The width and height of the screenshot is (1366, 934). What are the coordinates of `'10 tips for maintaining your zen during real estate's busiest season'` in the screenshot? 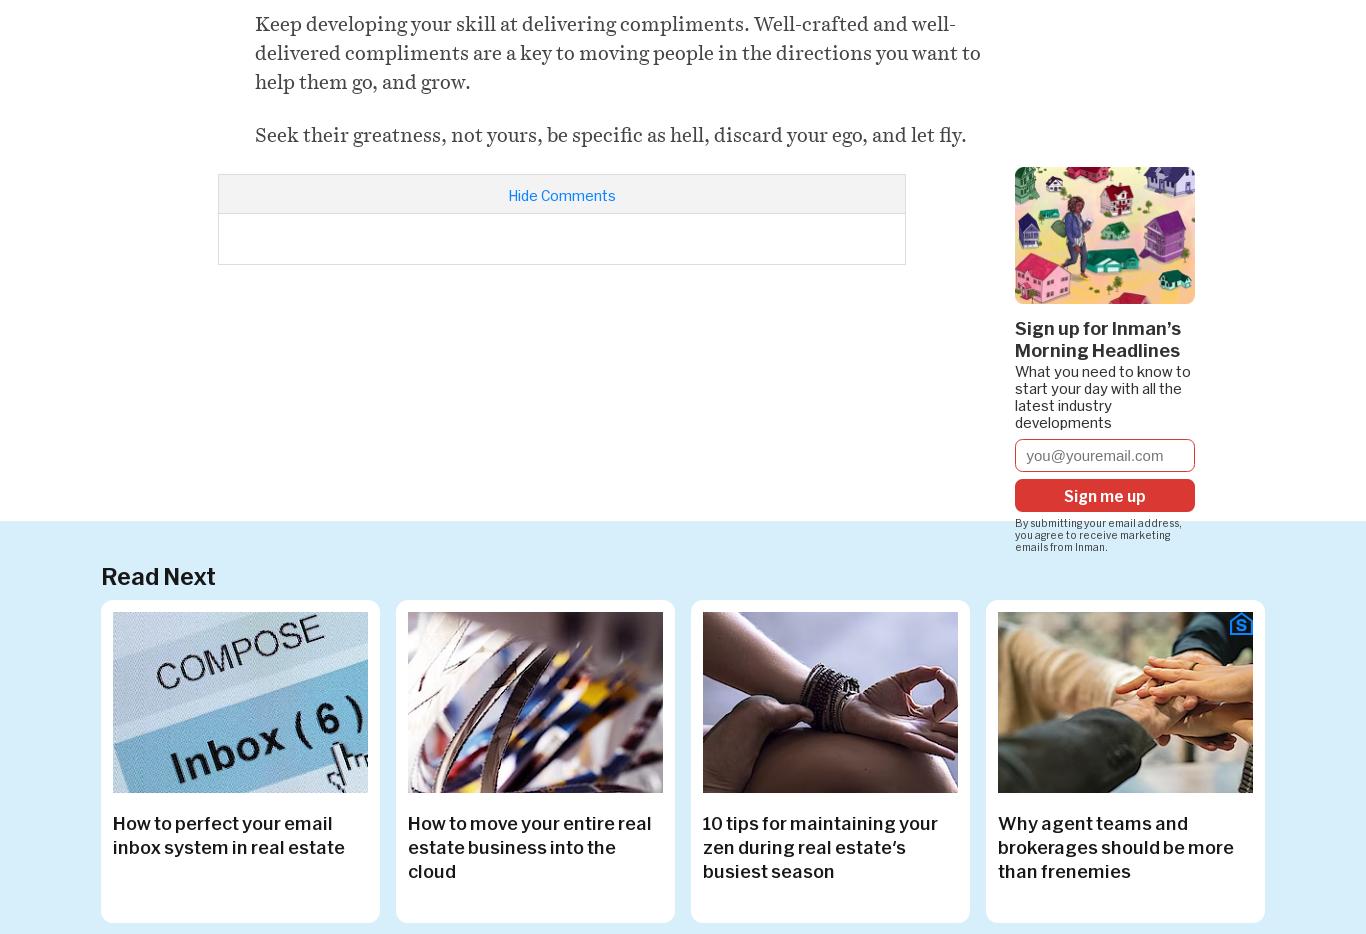 It's located at (818, 845).